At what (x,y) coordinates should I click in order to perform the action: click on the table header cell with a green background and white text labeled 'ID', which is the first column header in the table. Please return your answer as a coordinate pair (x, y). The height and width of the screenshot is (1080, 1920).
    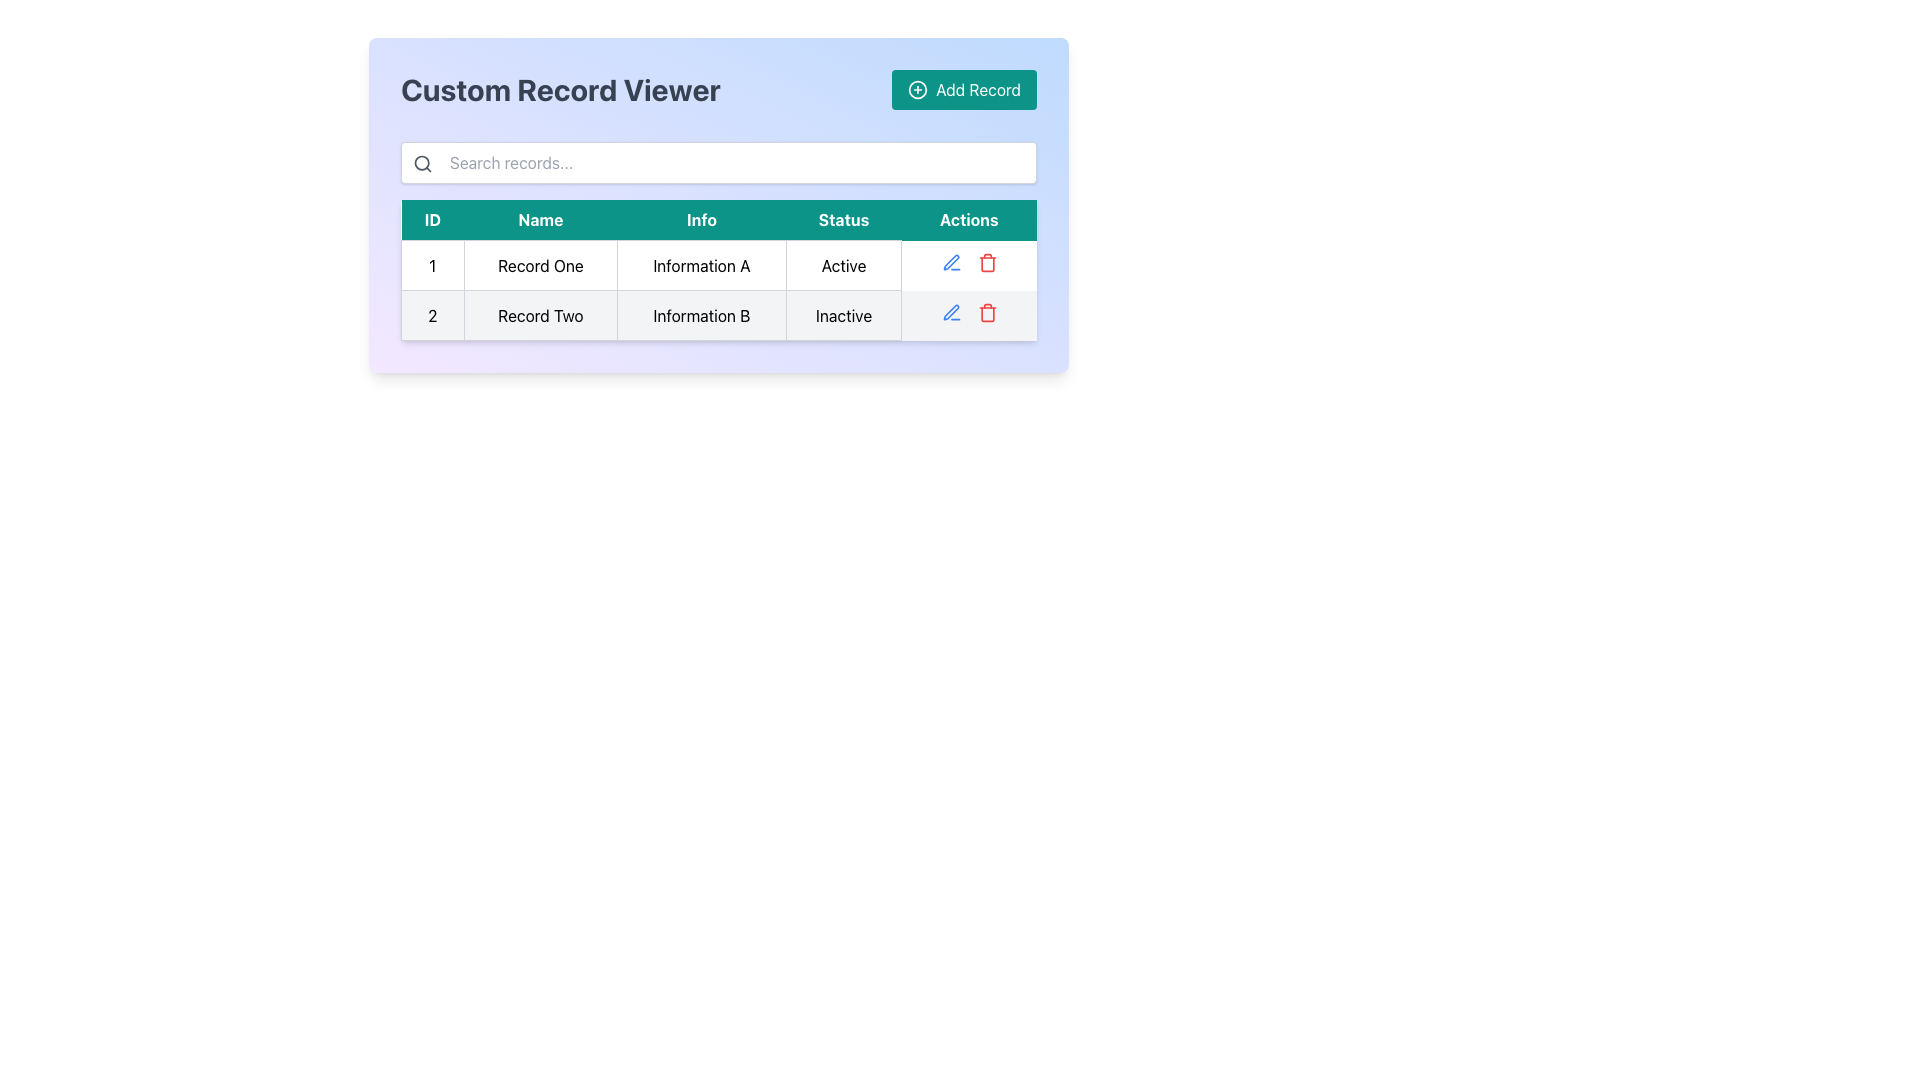
    Looking at the image, I should click on (431, 220).